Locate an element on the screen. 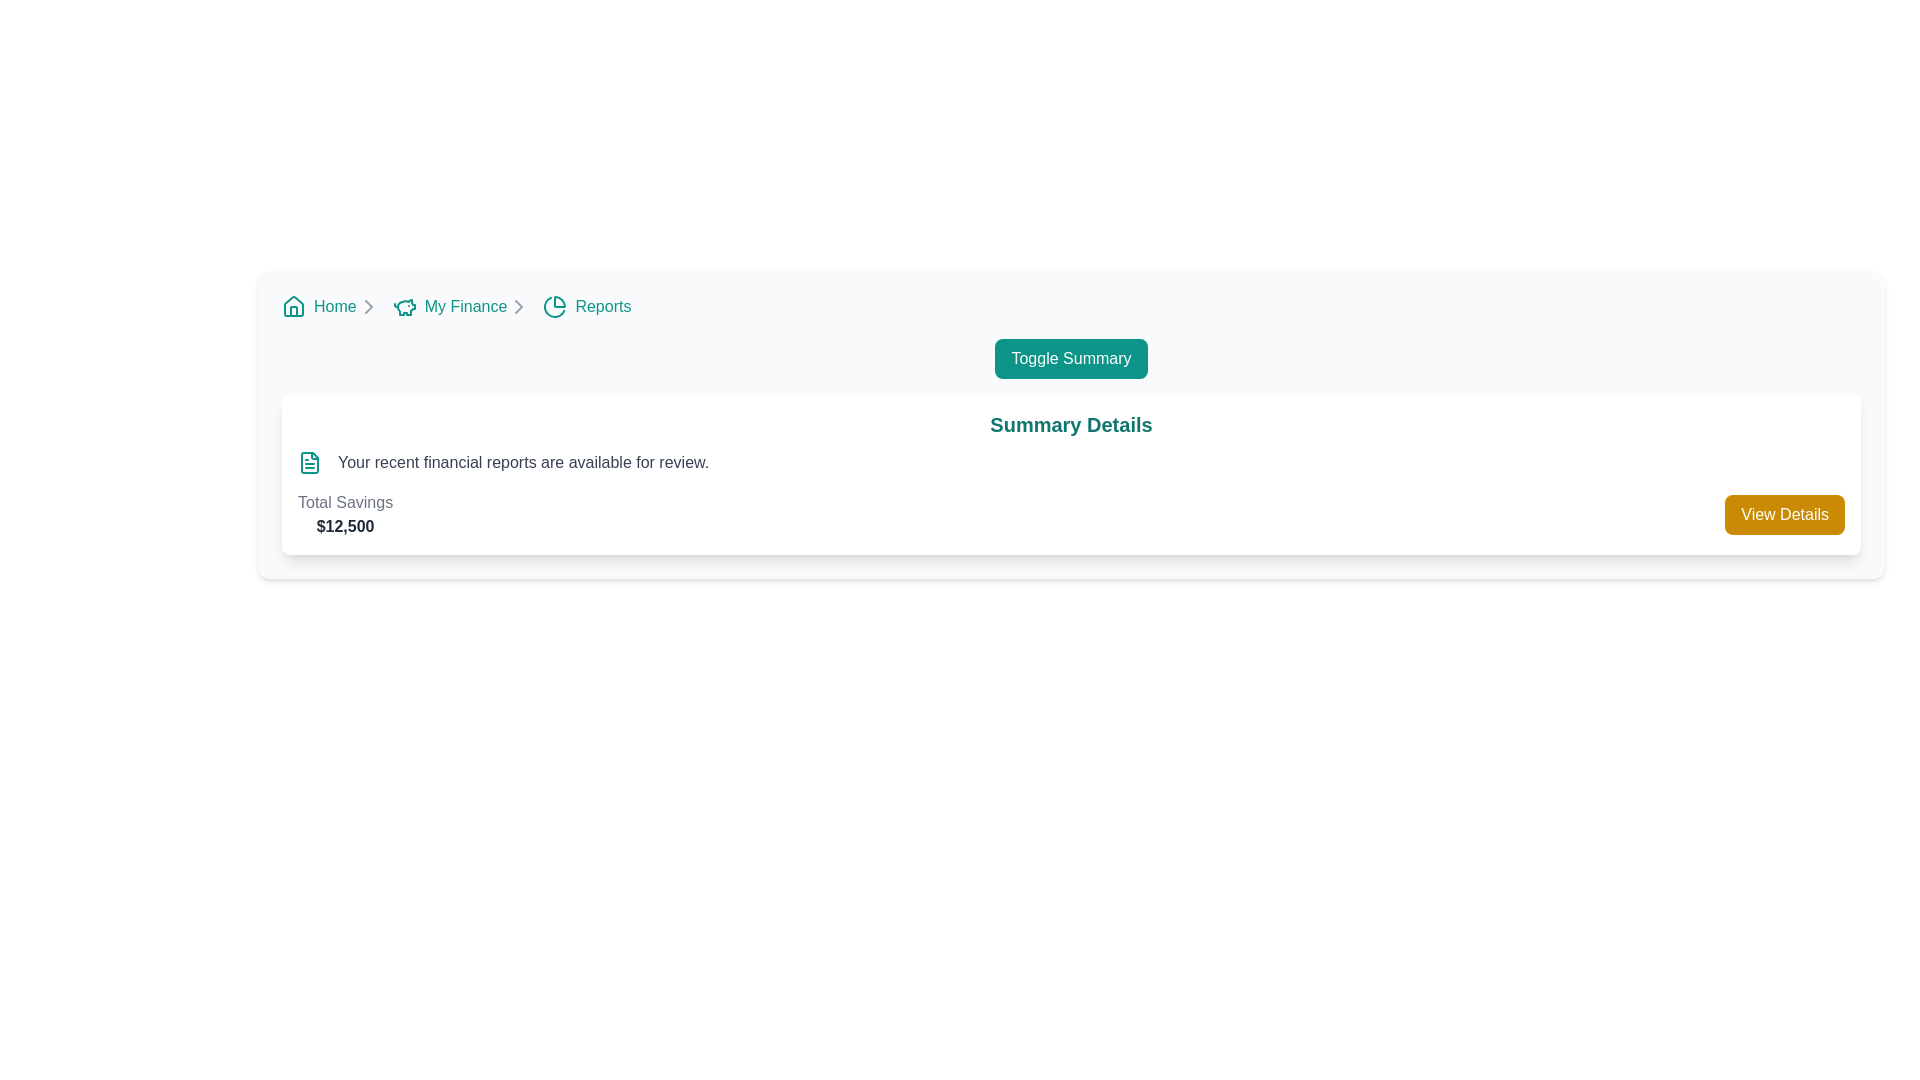 The image size is (1920, 1080). the 'Home' breadcrumb link, which is styled with teal text and has a house icon preceding it, located at the top-left of the breadcrumb navigation bar is located at coordinates (331, 307).